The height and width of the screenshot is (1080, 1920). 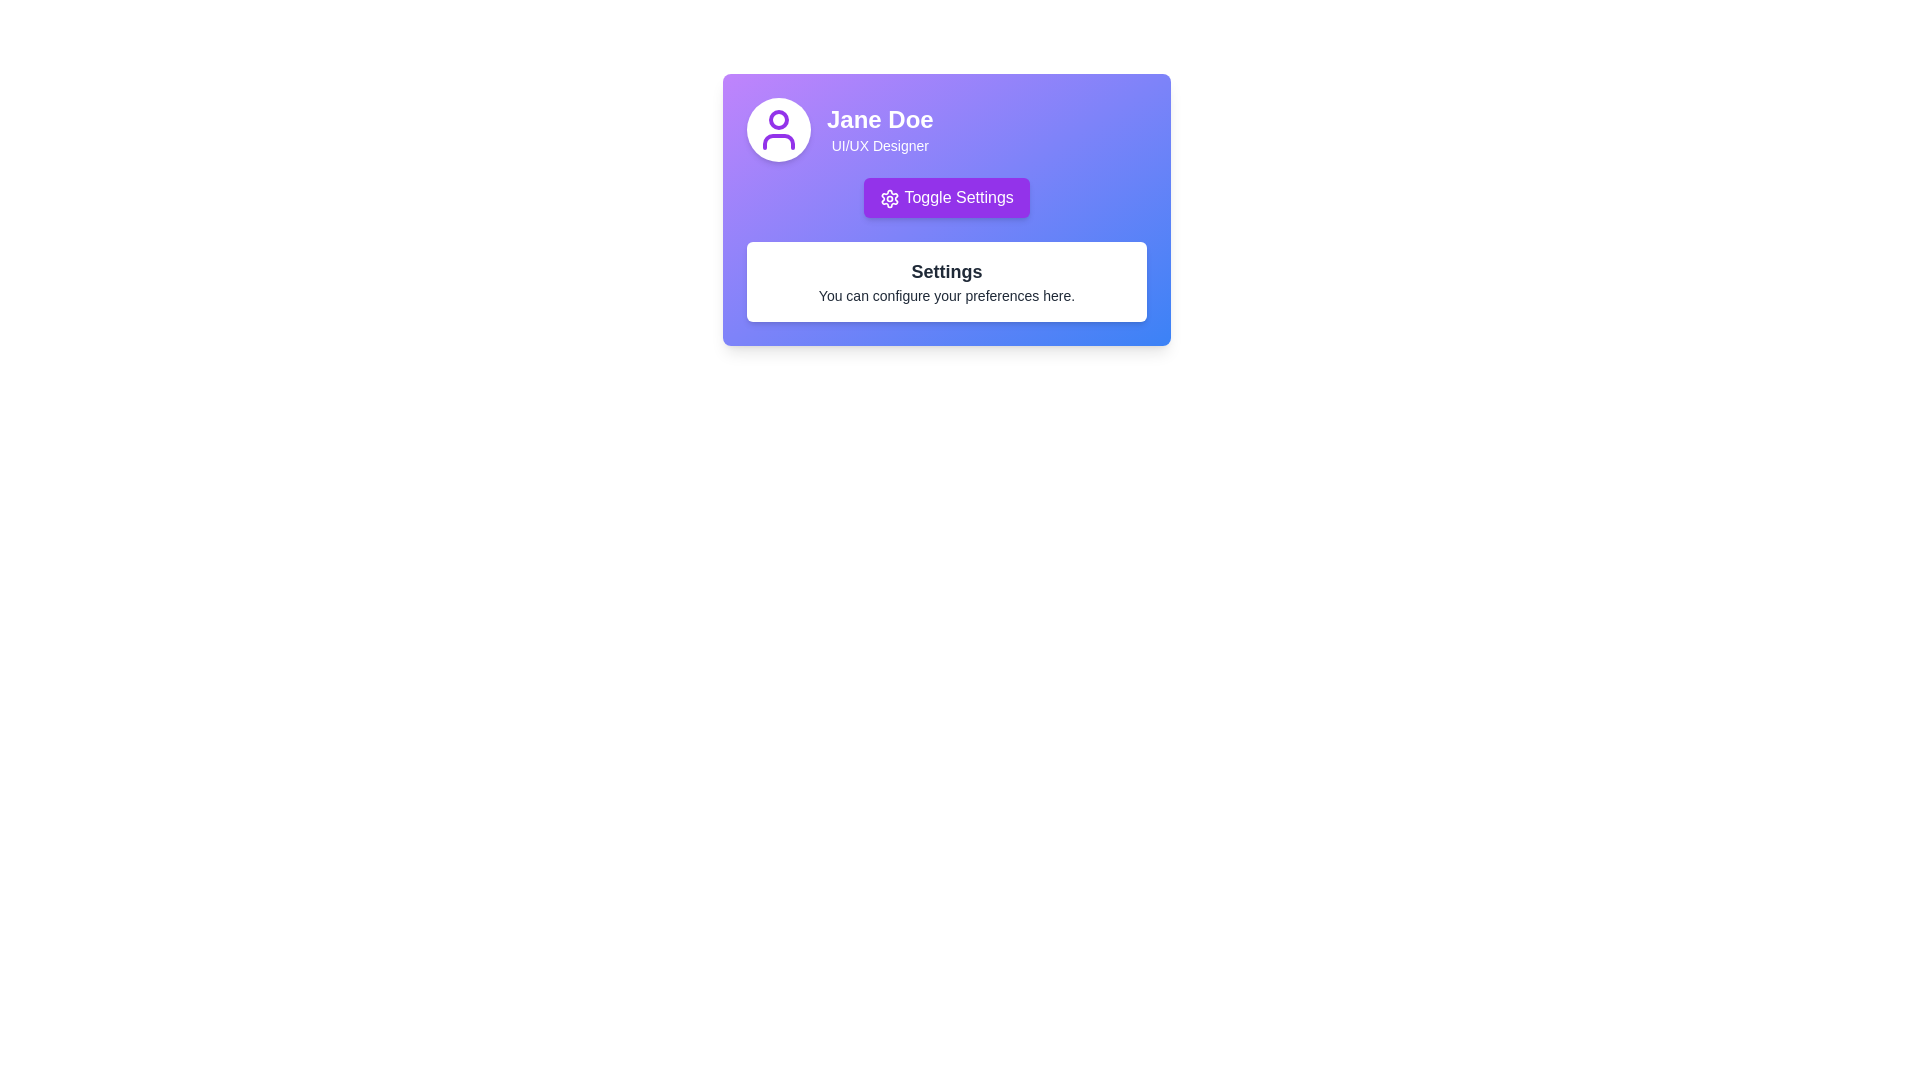 I want to click on the informational text element that instructs the user about configuration options, located directly below the 'Settings' title in the central lower part of the interface, so click(x=945, y=296).